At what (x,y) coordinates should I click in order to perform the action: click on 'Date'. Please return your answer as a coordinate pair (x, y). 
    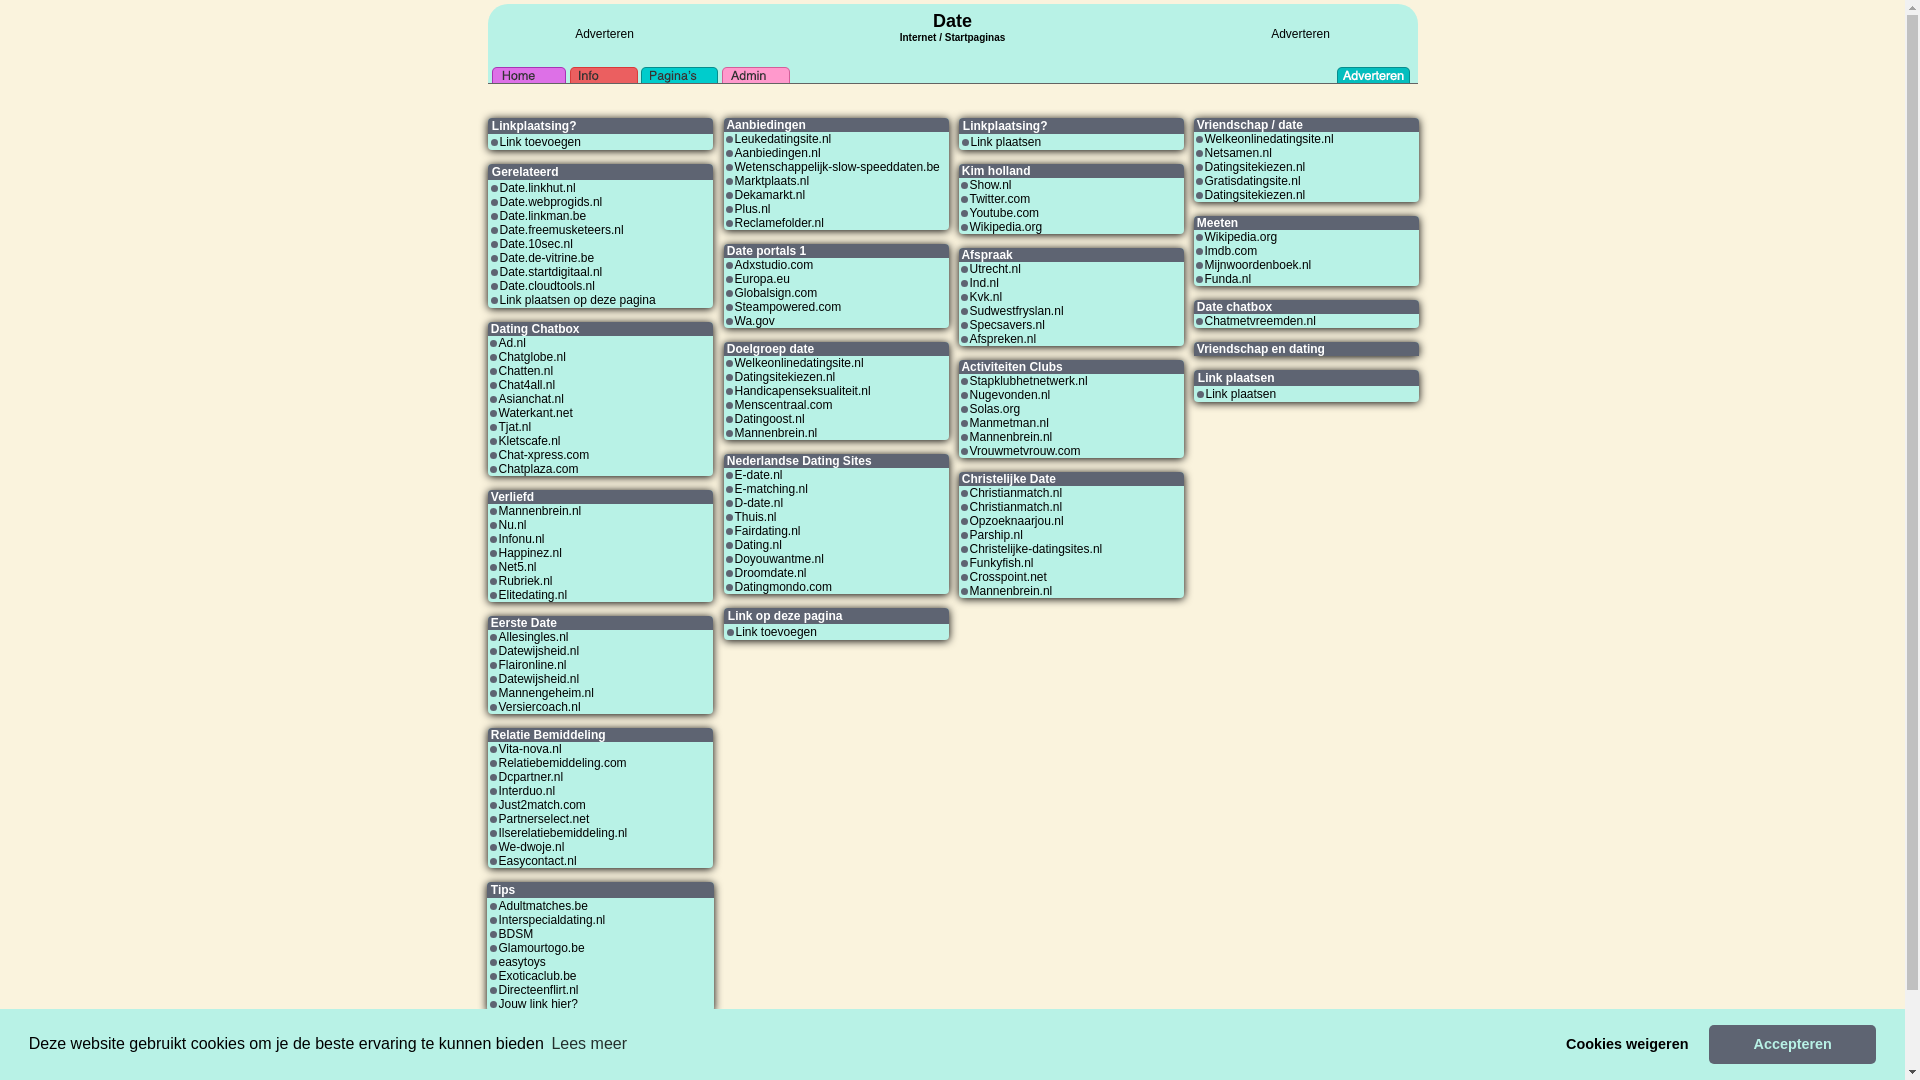
    Looking at the image, I should click on (951, 20).